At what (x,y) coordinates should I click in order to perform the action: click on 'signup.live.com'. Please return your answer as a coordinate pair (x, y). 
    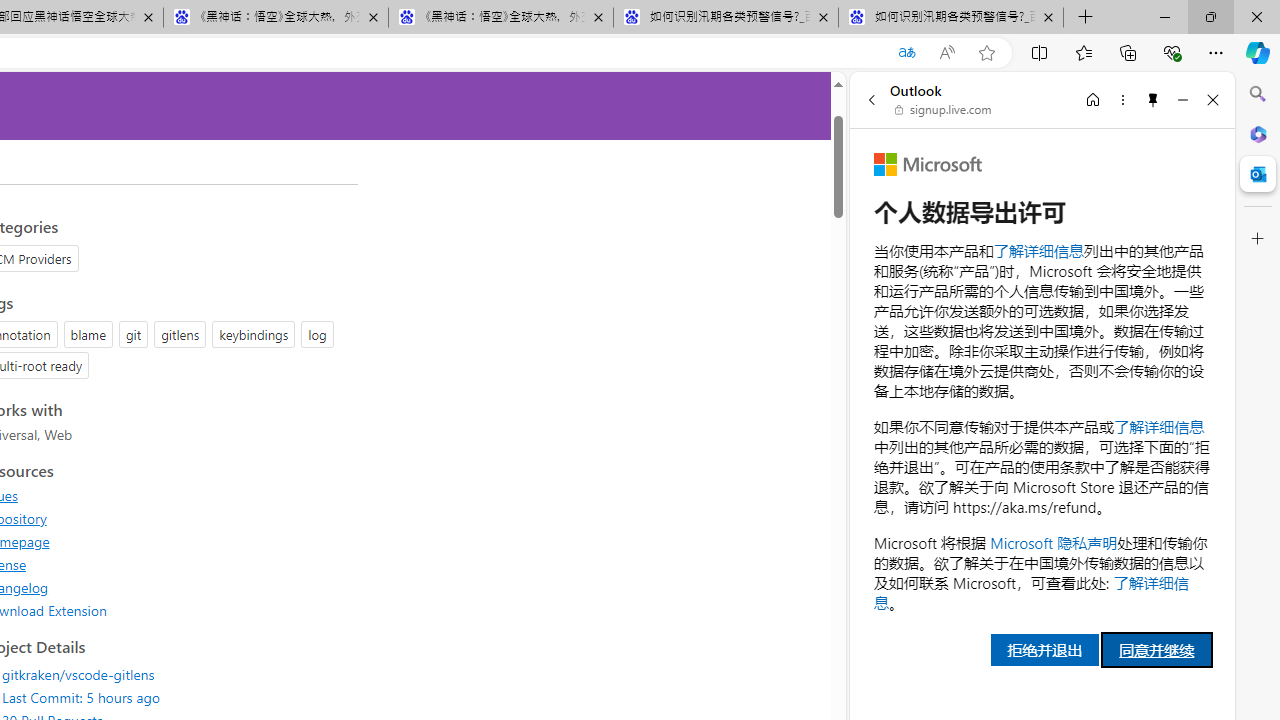
    Looking at the image, I should click on (943, 110).